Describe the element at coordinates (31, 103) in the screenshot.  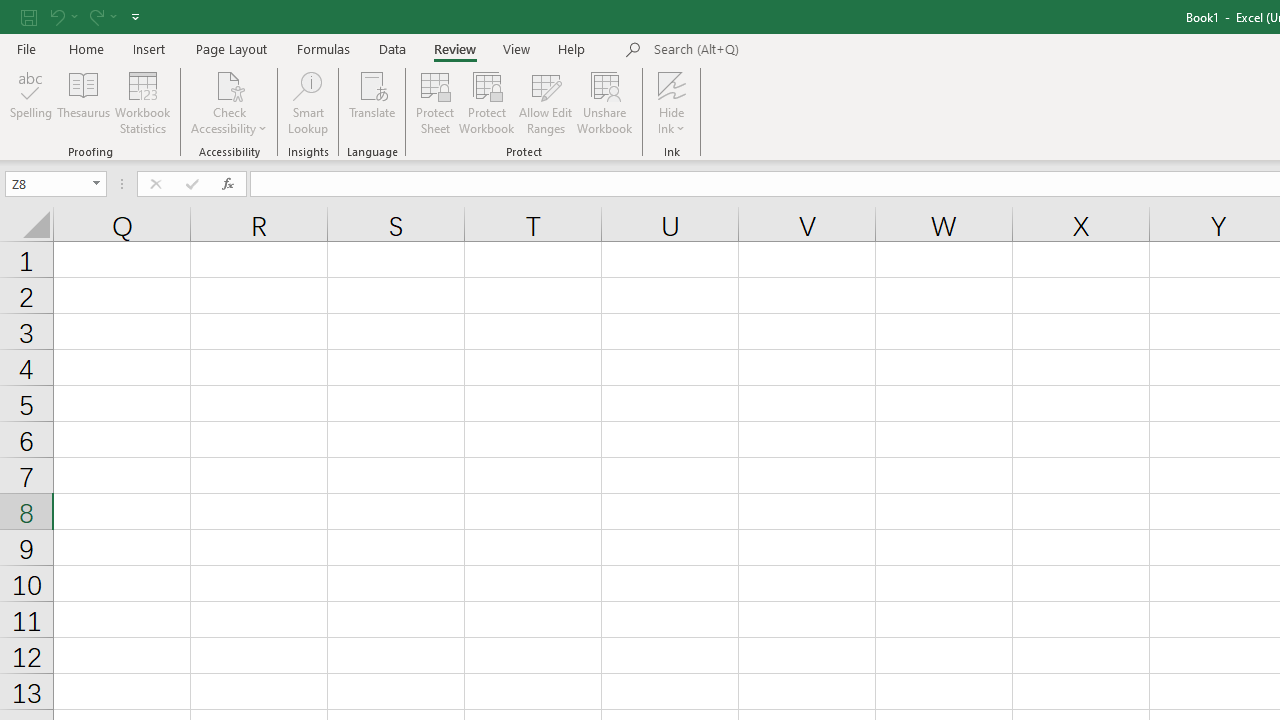
I see `'Spelling...'` at that location.